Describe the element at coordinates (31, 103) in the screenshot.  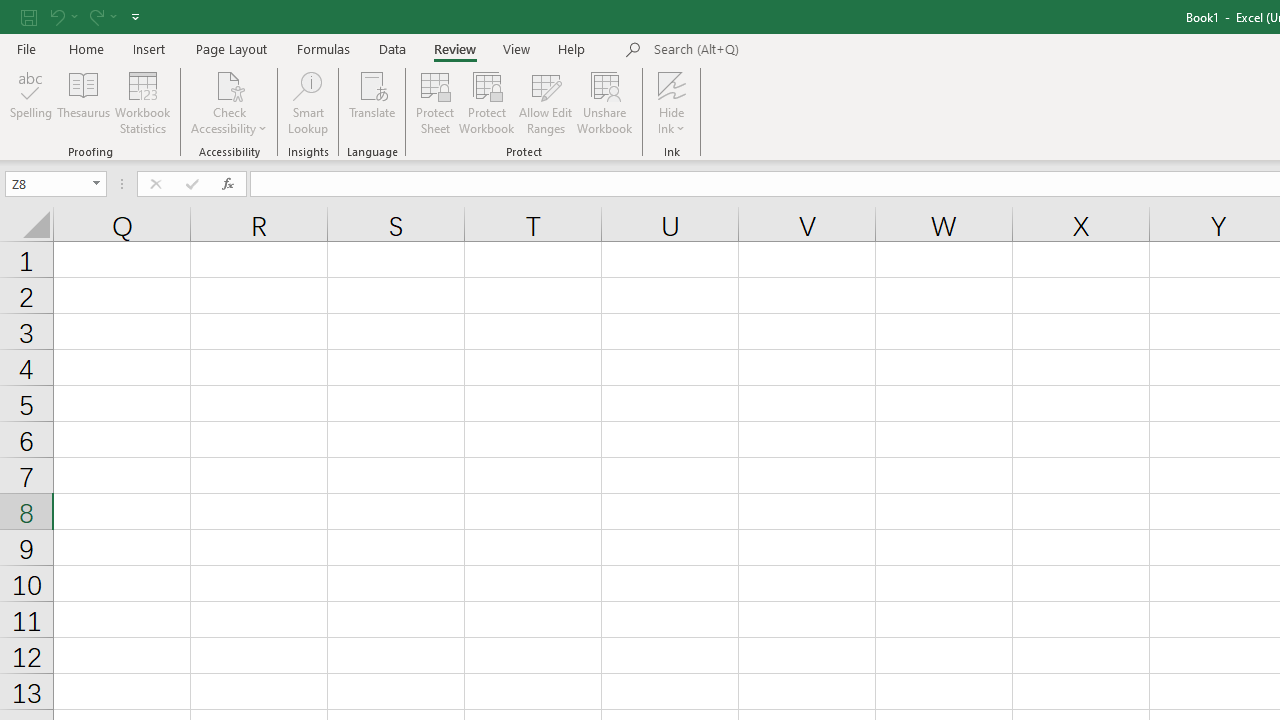
I see `'Spelling...'` at that location.